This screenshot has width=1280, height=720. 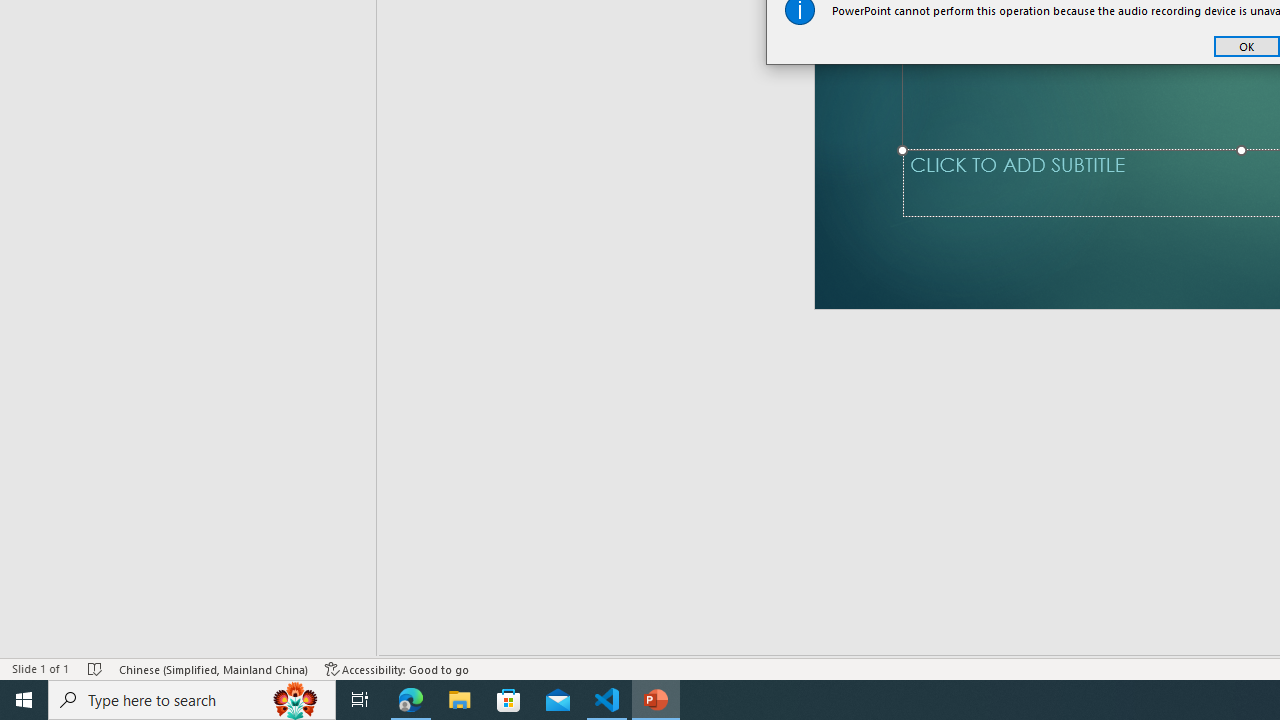 I want to click on 'PowerPoint - 1 running window', so click(x=656, y=698).